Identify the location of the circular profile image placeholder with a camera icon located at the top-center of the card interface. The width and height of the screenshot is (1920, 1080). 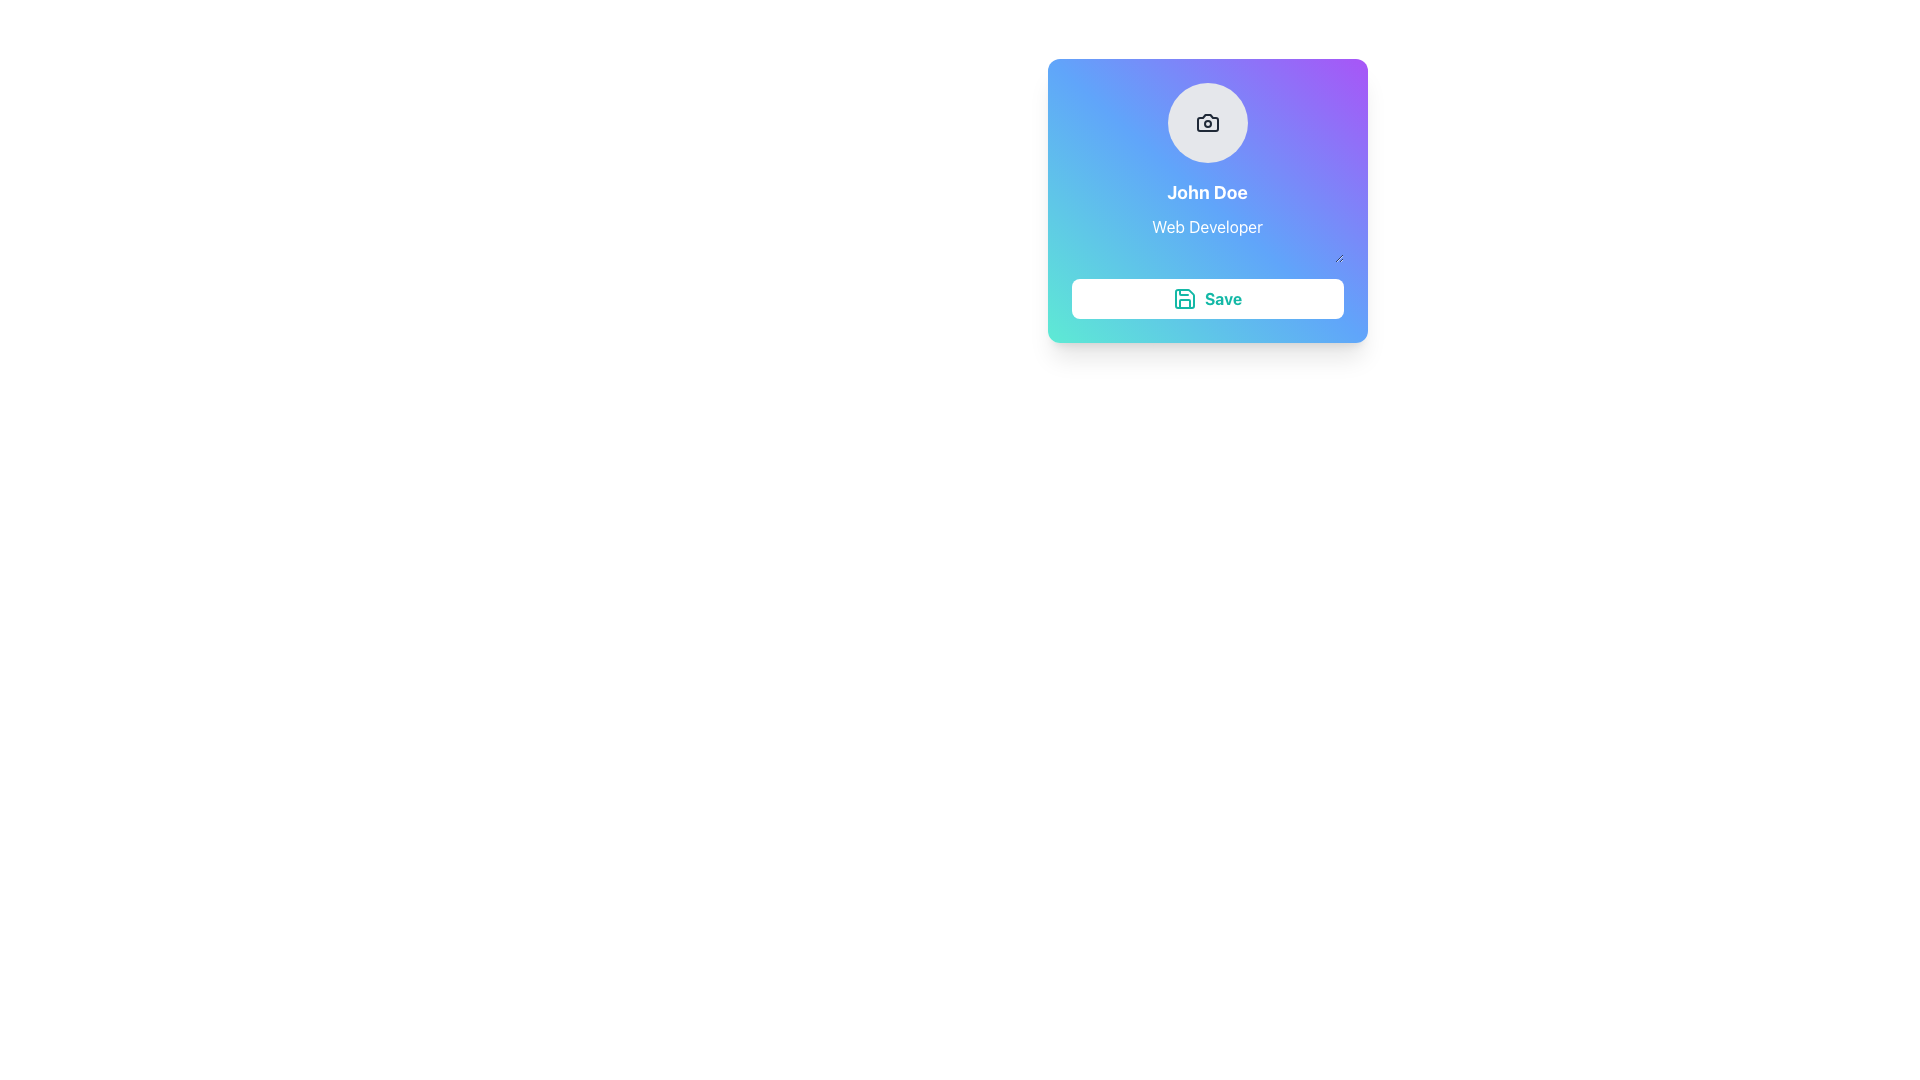
(1206, 123).